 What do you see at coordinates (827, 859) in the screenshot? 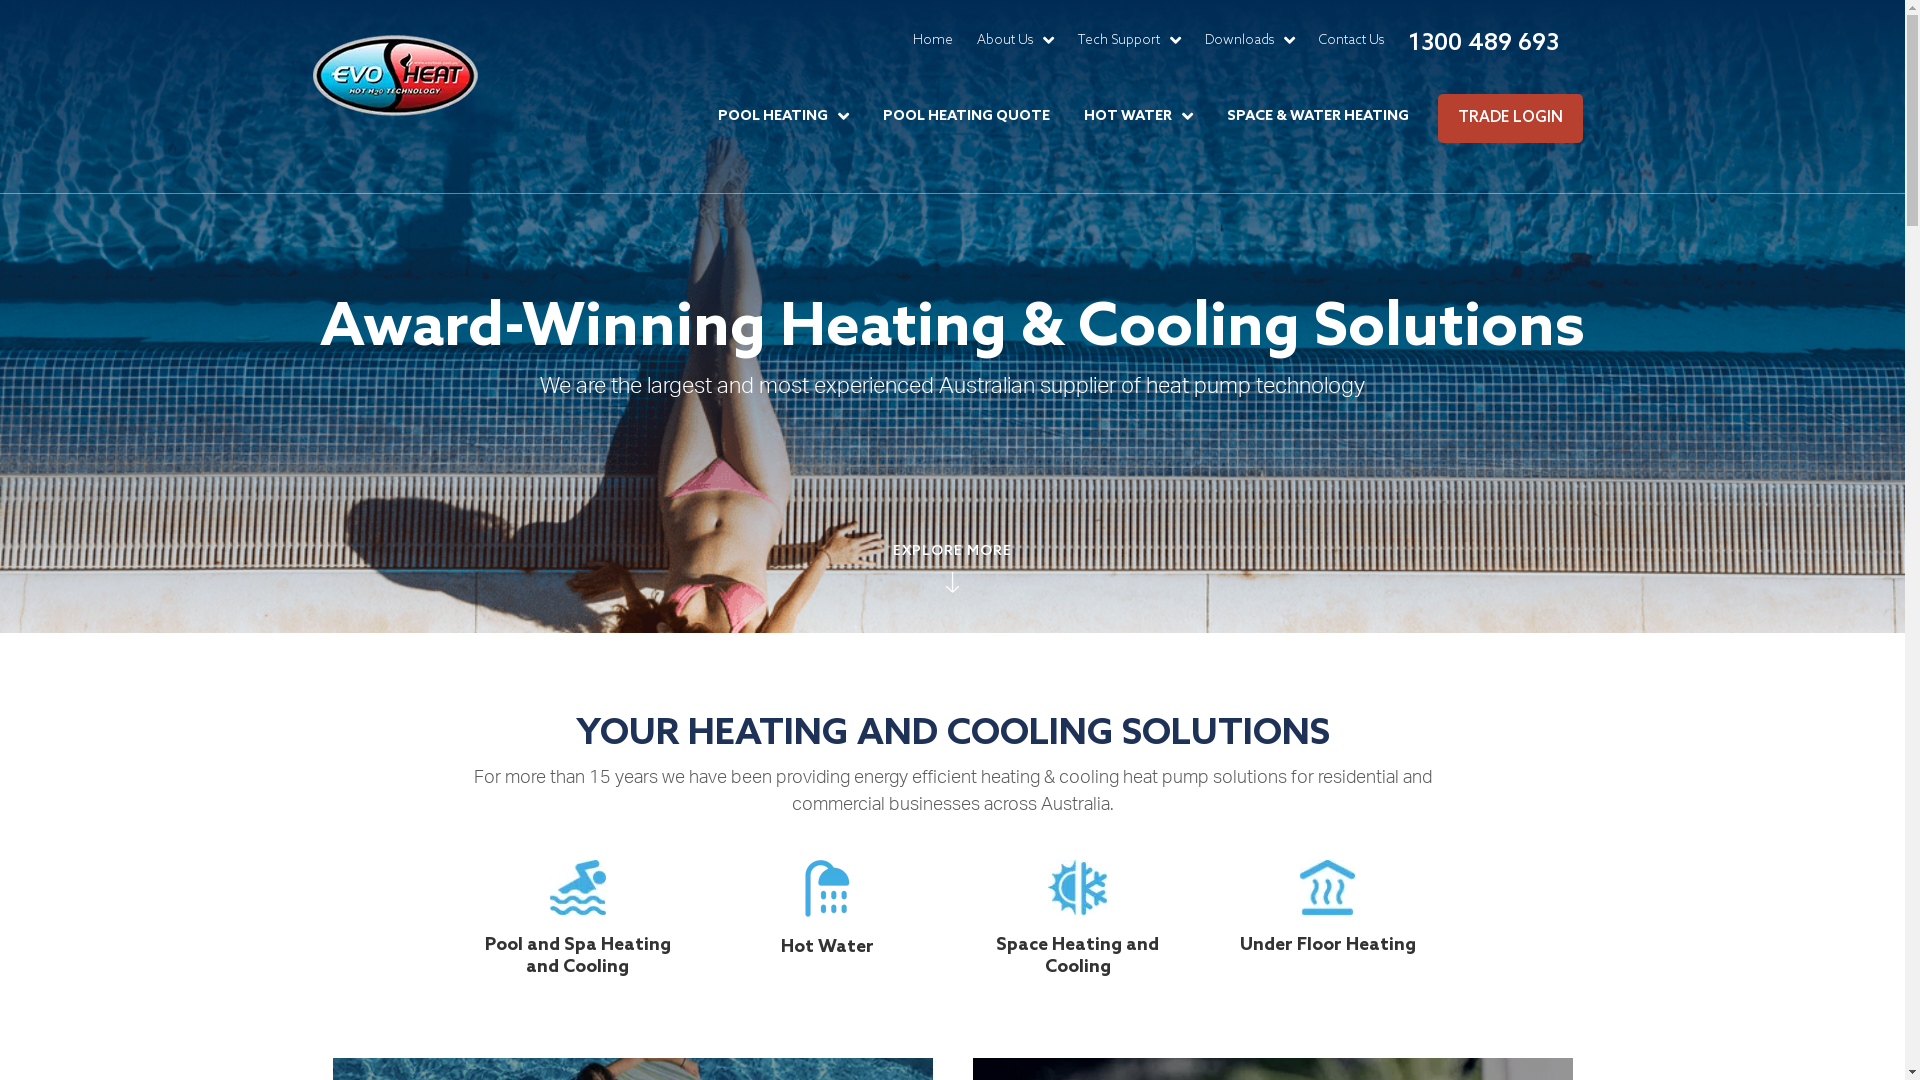
I see `'icon-hot-water'` at bounding box center [827, 859].